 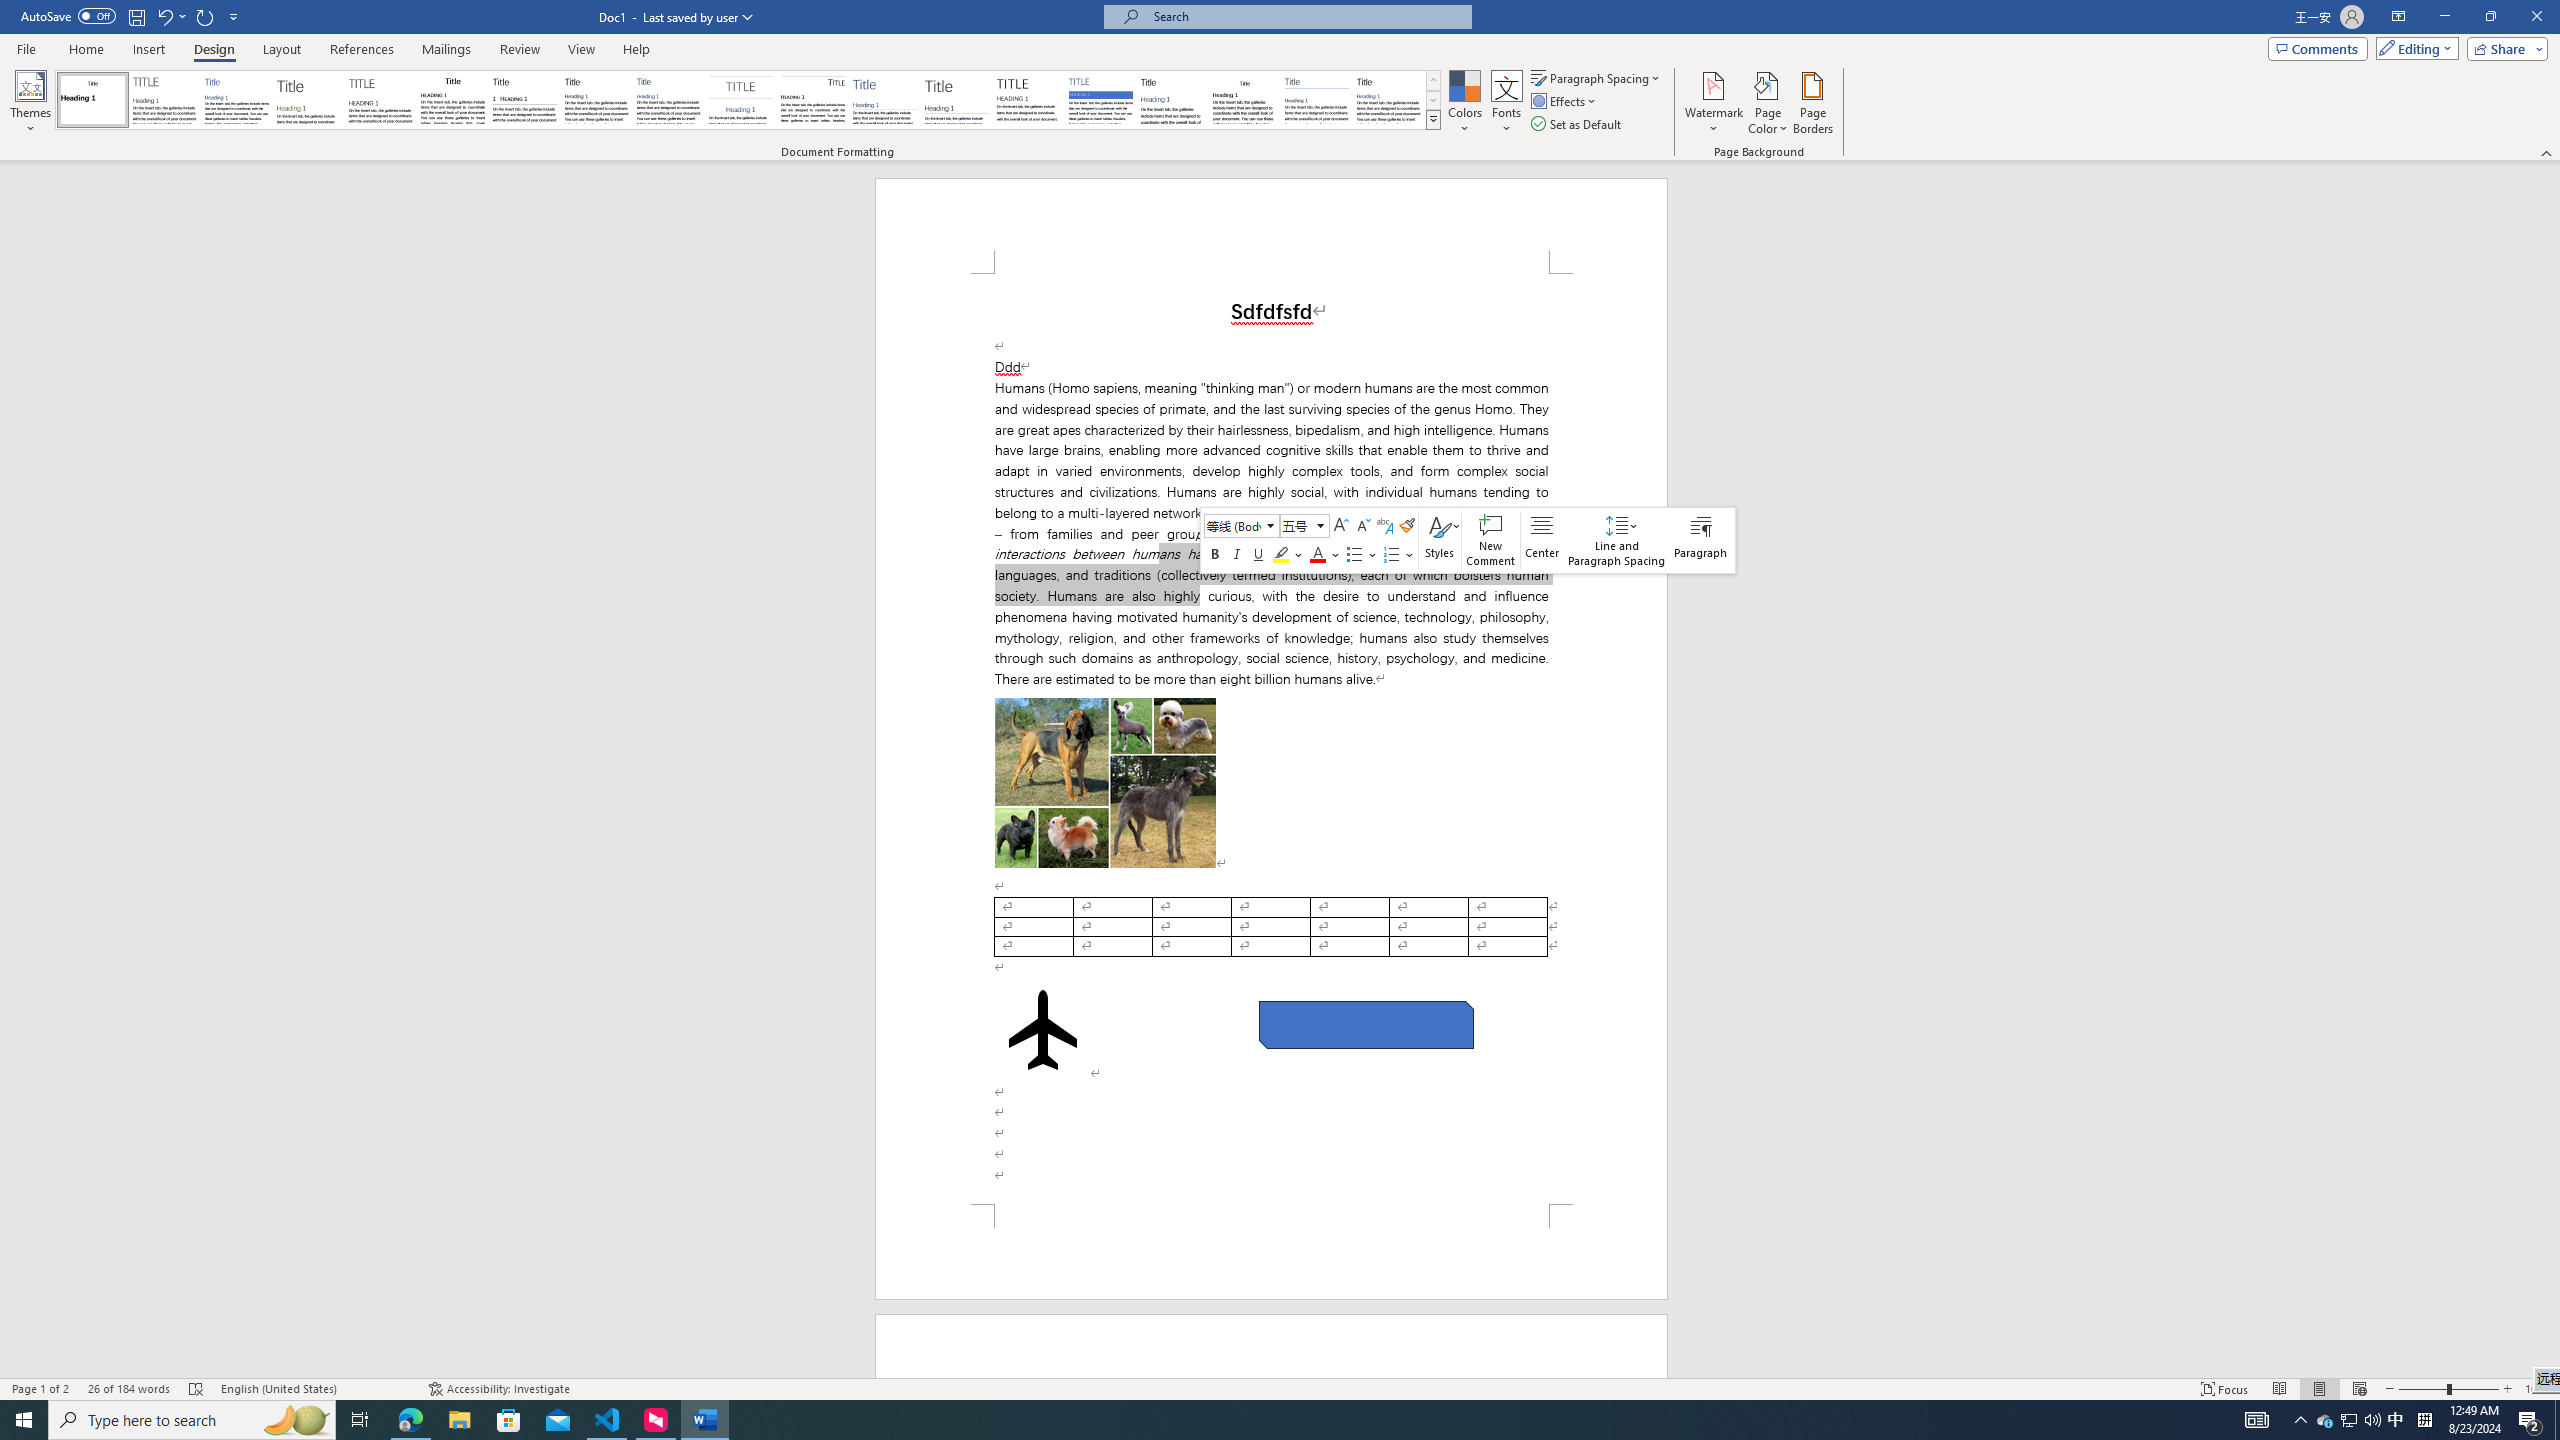 I want to click on 'Format Painter', so click(x=1406, y=525).